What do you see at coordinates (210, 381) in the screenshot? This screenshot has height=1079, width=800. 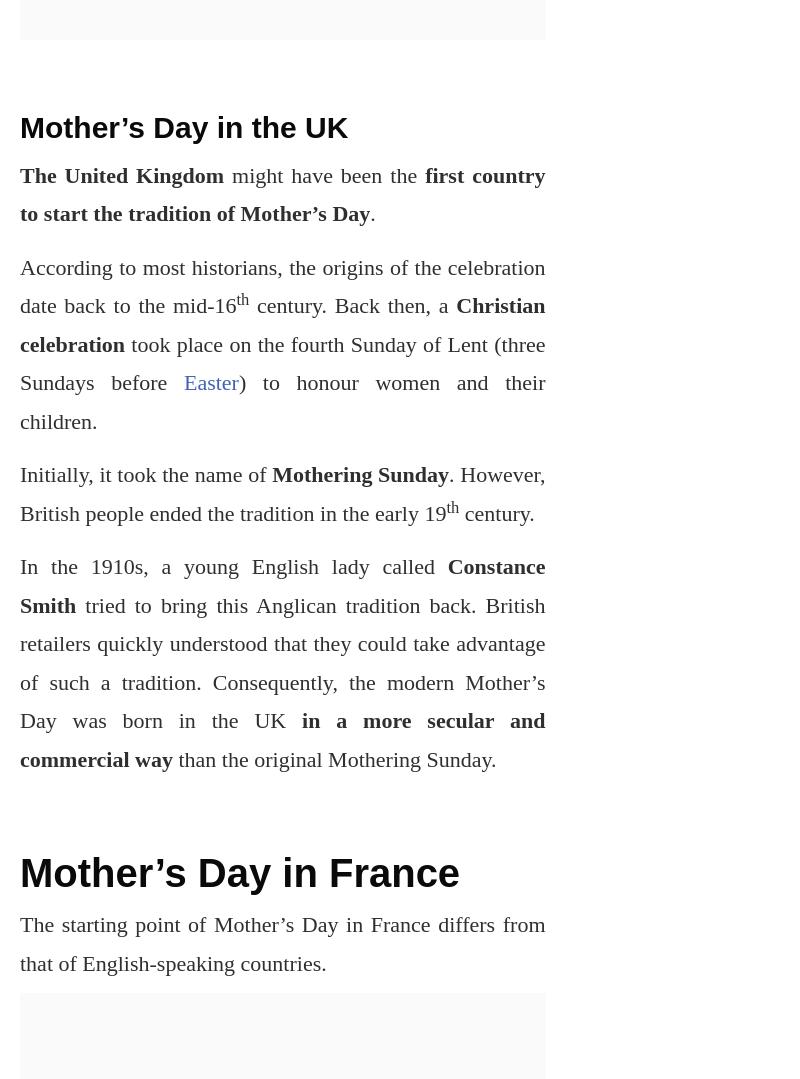 I see `'Easter'` at bounding box center [210, 381].